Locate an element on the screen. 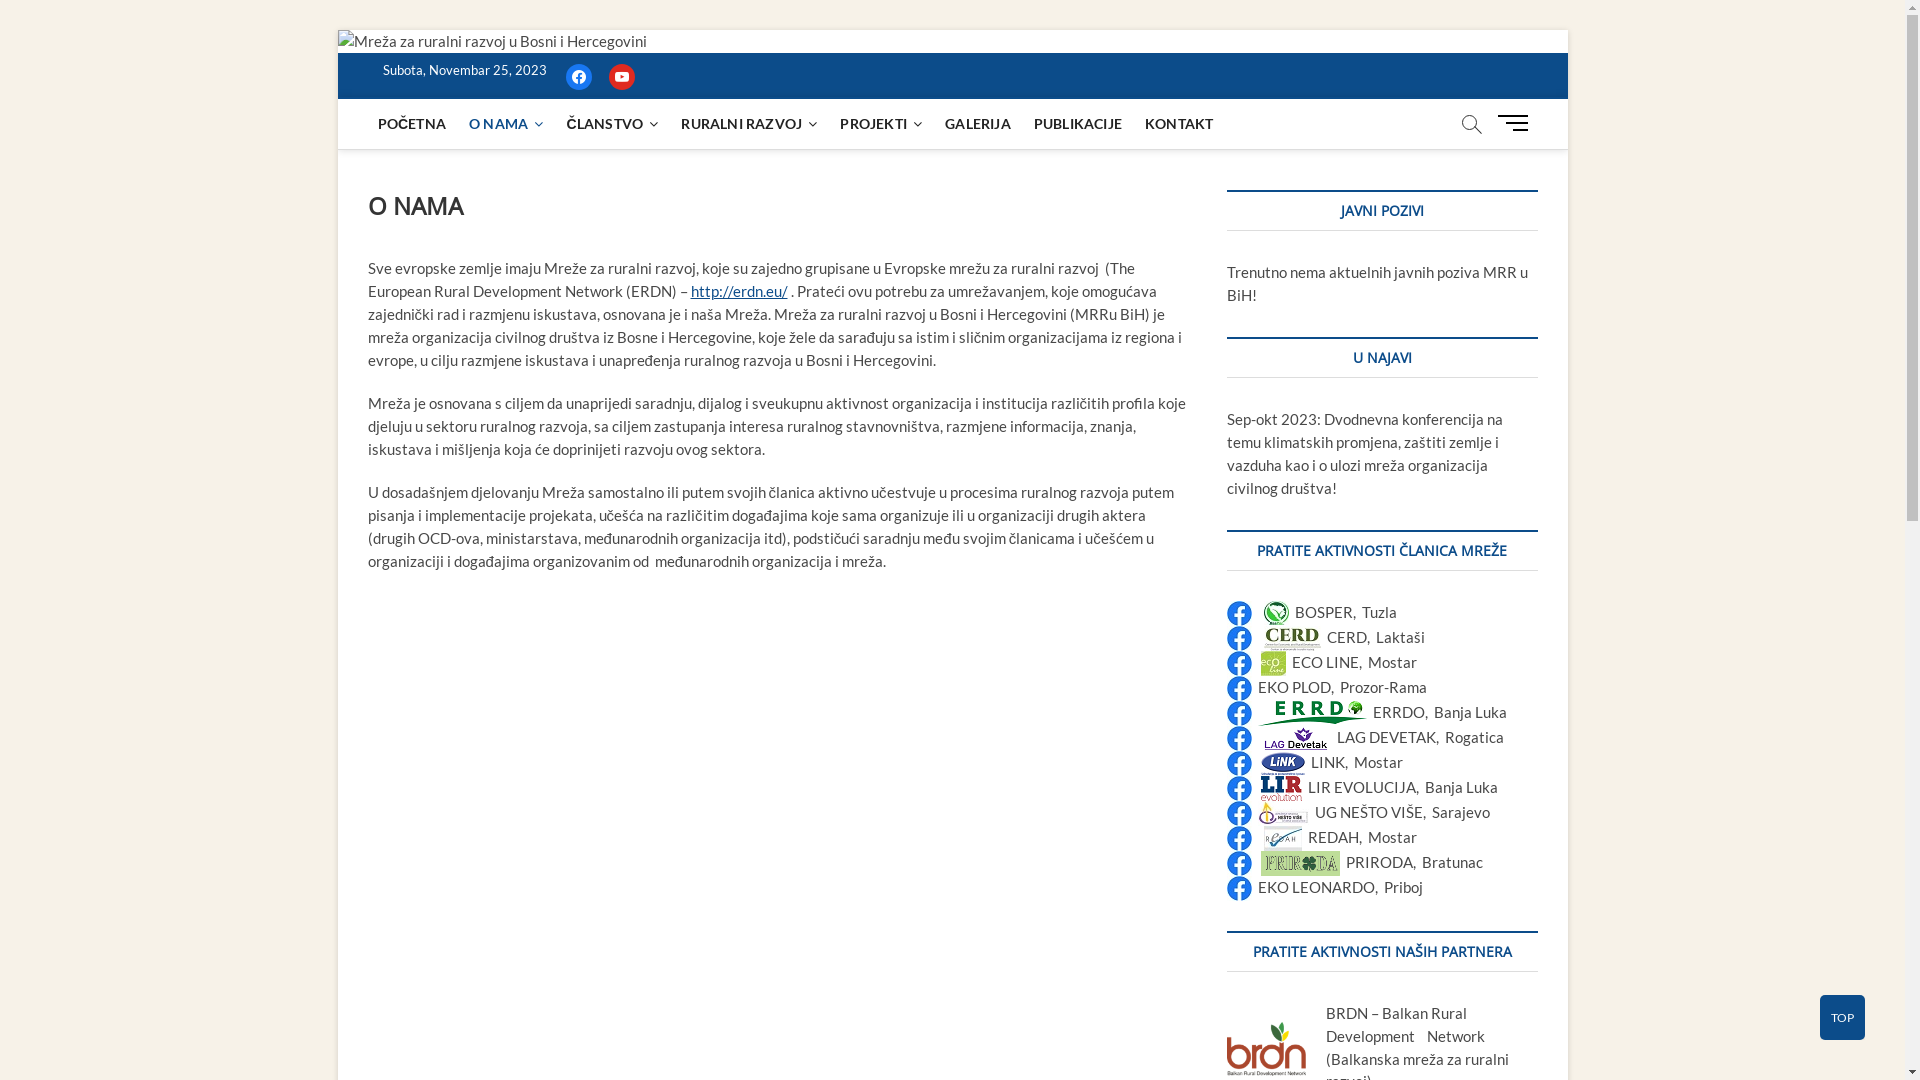  'O NAMA' is located at coordinates (505, 123).